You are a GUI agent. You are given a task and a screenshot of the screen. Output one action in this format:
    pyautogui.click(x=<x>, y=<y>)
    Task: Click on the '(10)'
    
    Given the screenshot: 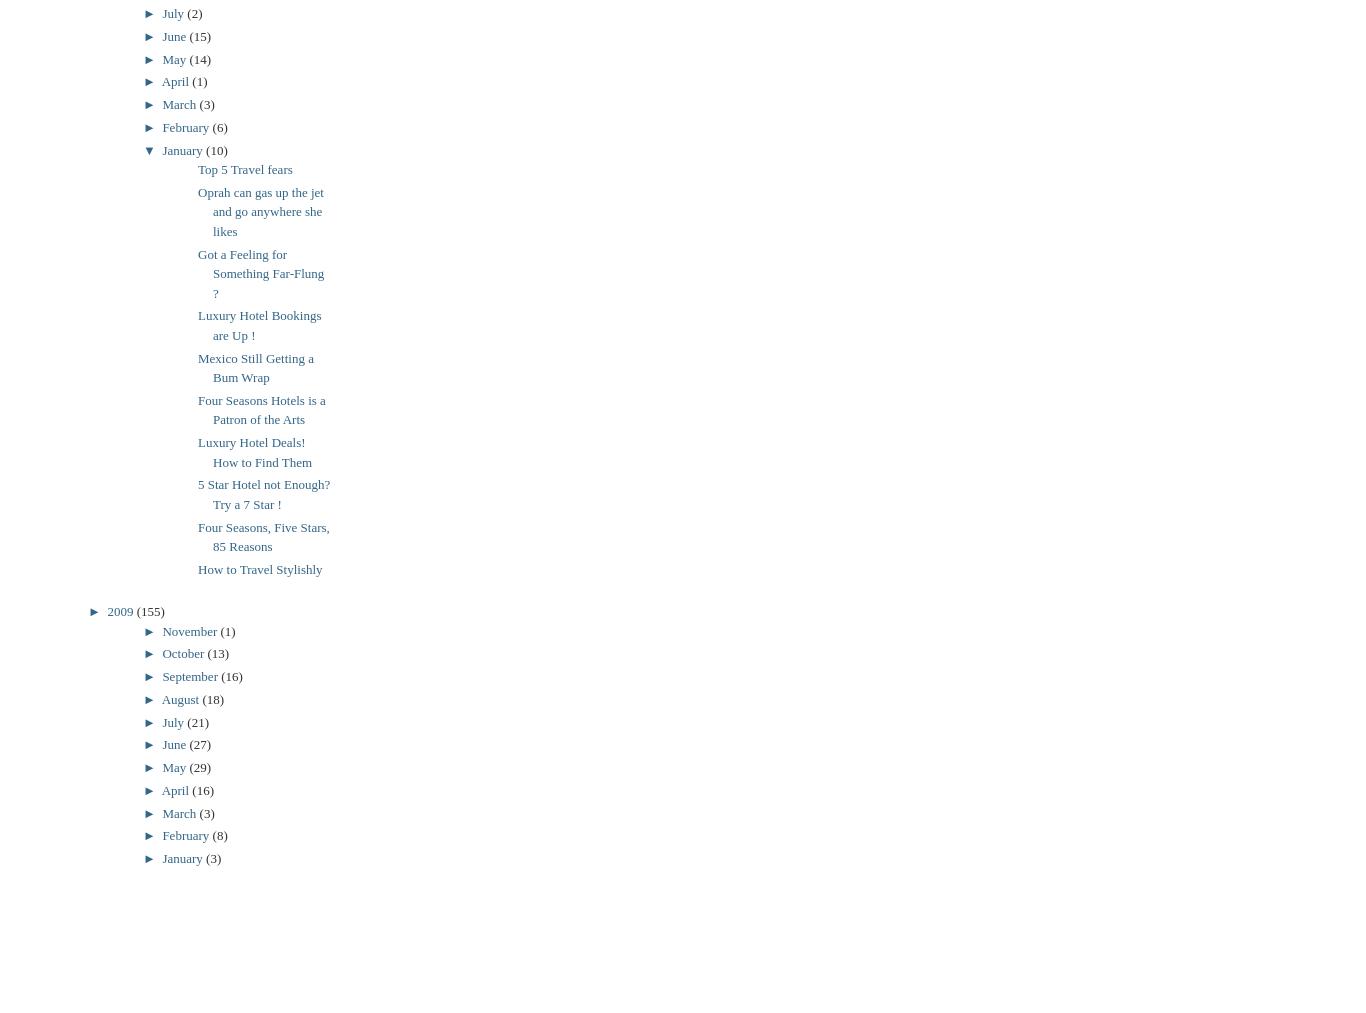 What is the action you would take?
    pyautogui.click(x=215, y=149)
    